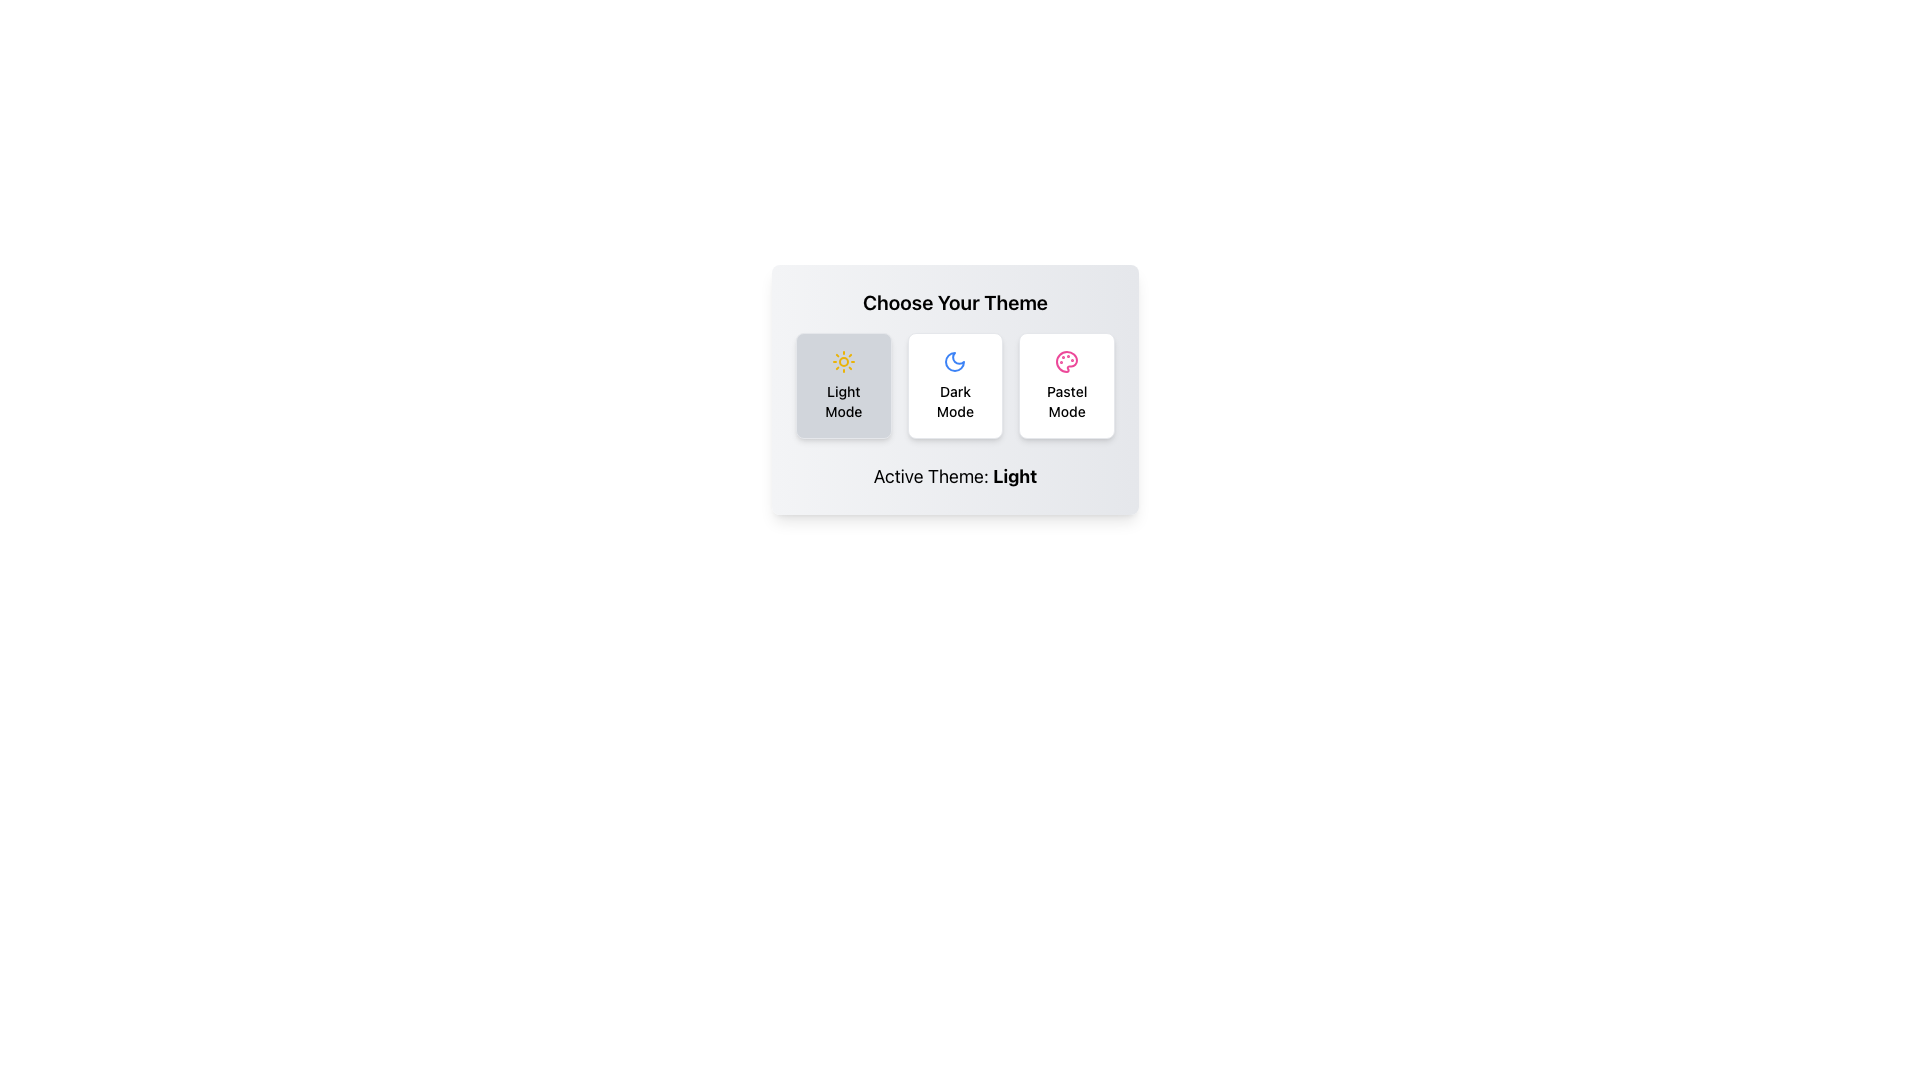 The image size is (1920, 1080). Describe the element at coordinates (954, 385) in the screenshot. I see `the 'Dark Mode' button located in the middle of the theme selection cards under the 'Choose Your Theme' heading` at that location.